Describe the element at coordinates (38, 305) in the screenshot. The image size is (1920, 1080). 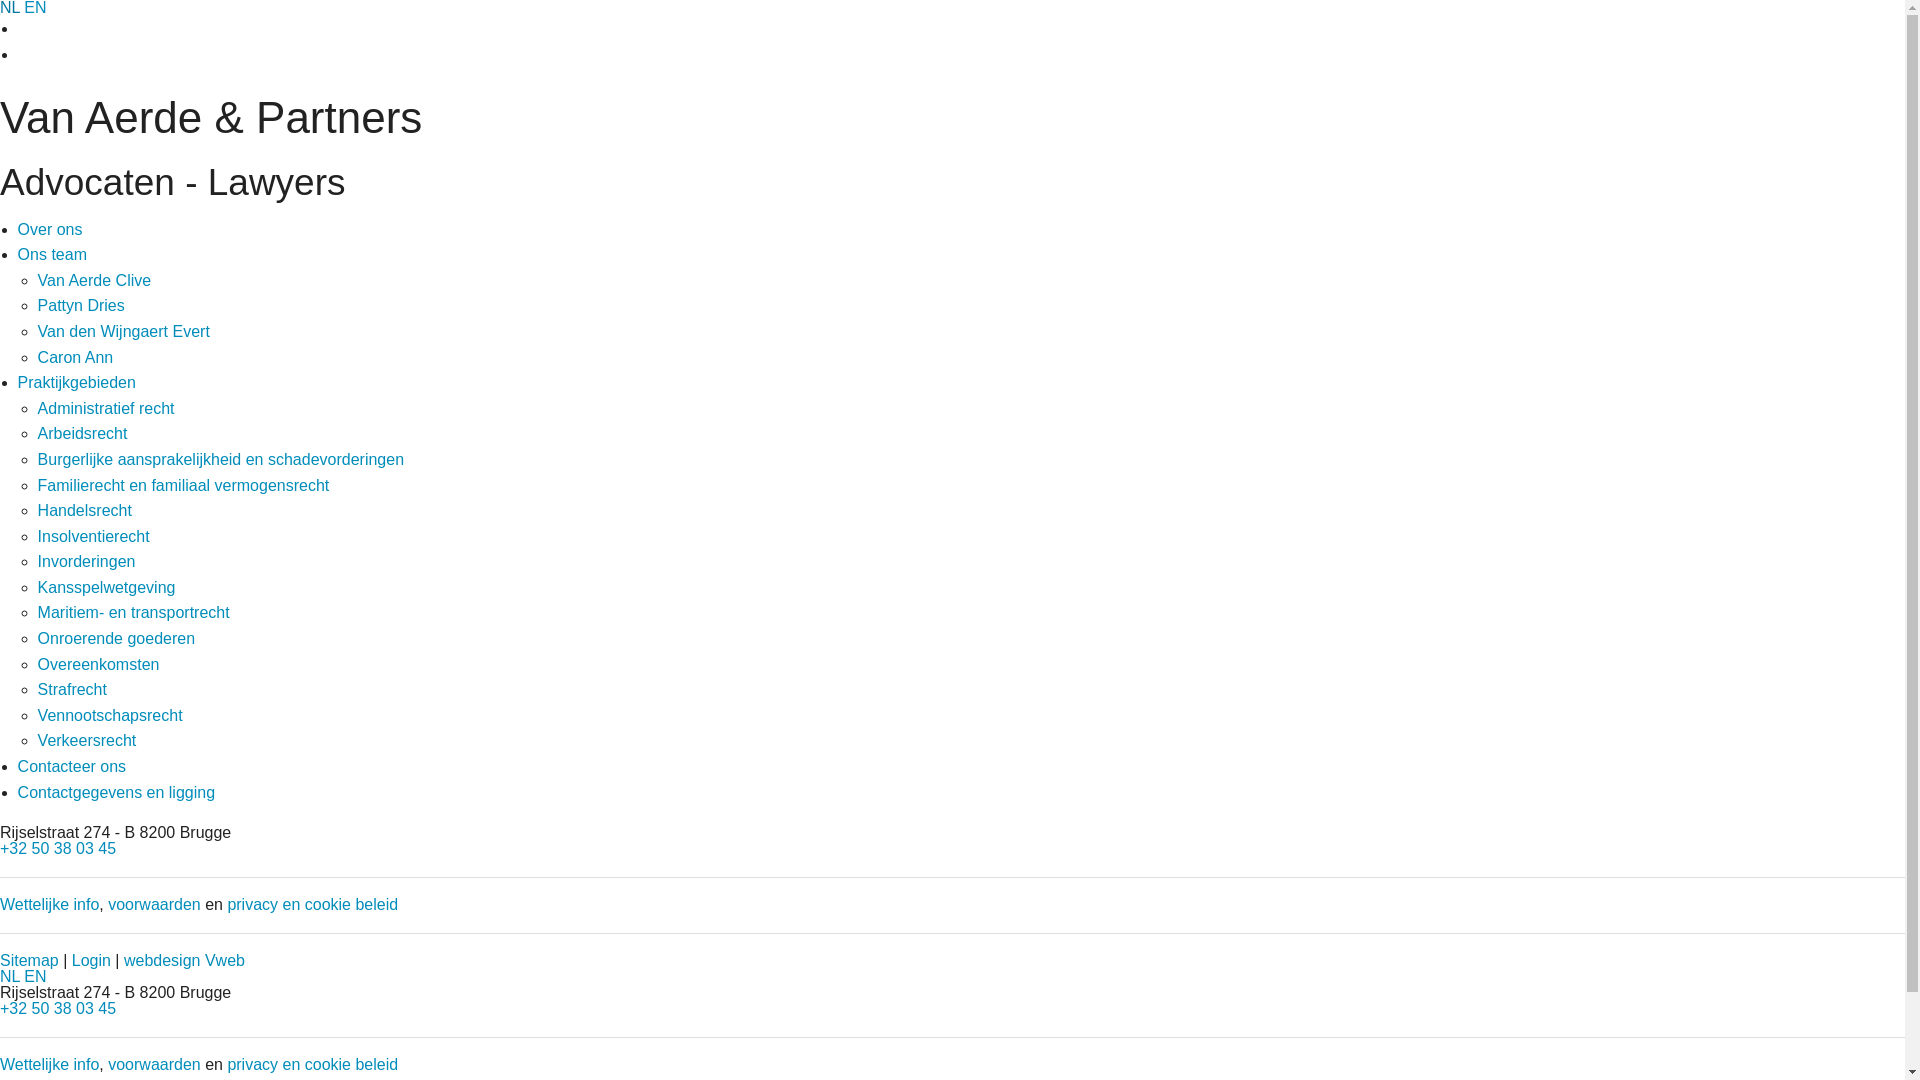
I see `'Pattyn Dries'` at that location.